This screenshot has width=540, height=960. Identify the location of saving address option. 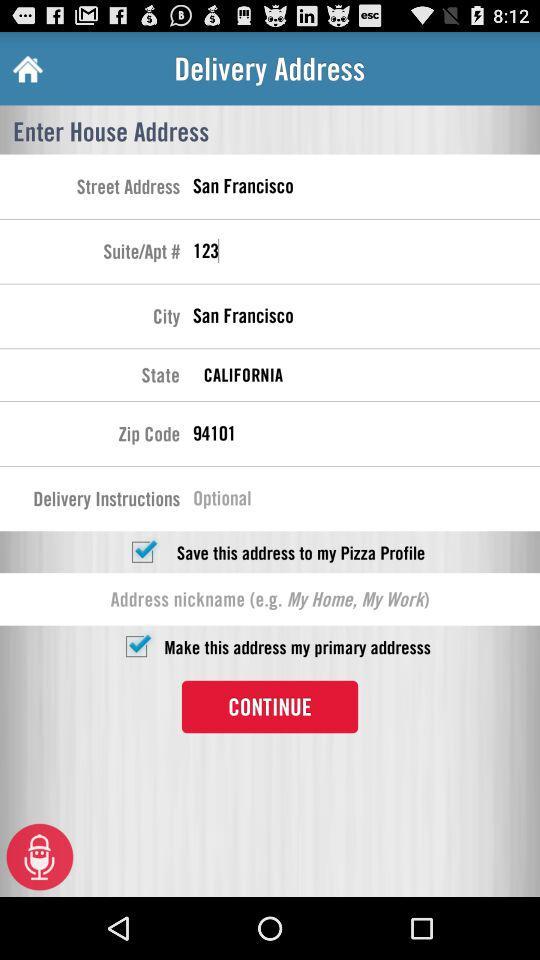
(141, 552).